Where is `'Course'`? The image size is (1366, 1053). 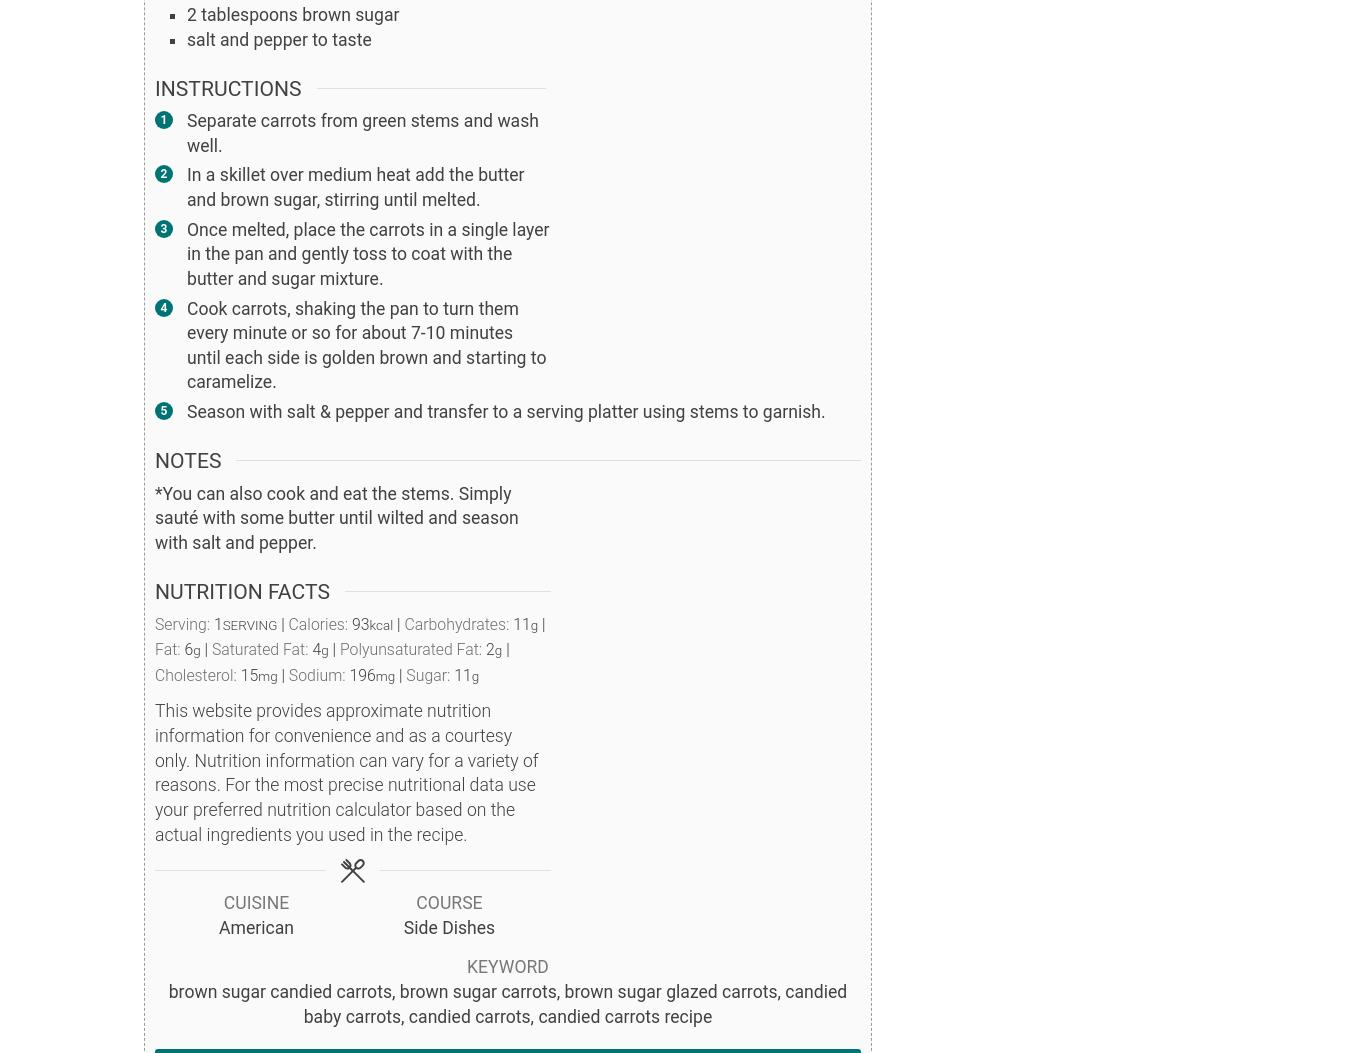 'Course' is located at coordinates (448, 902).